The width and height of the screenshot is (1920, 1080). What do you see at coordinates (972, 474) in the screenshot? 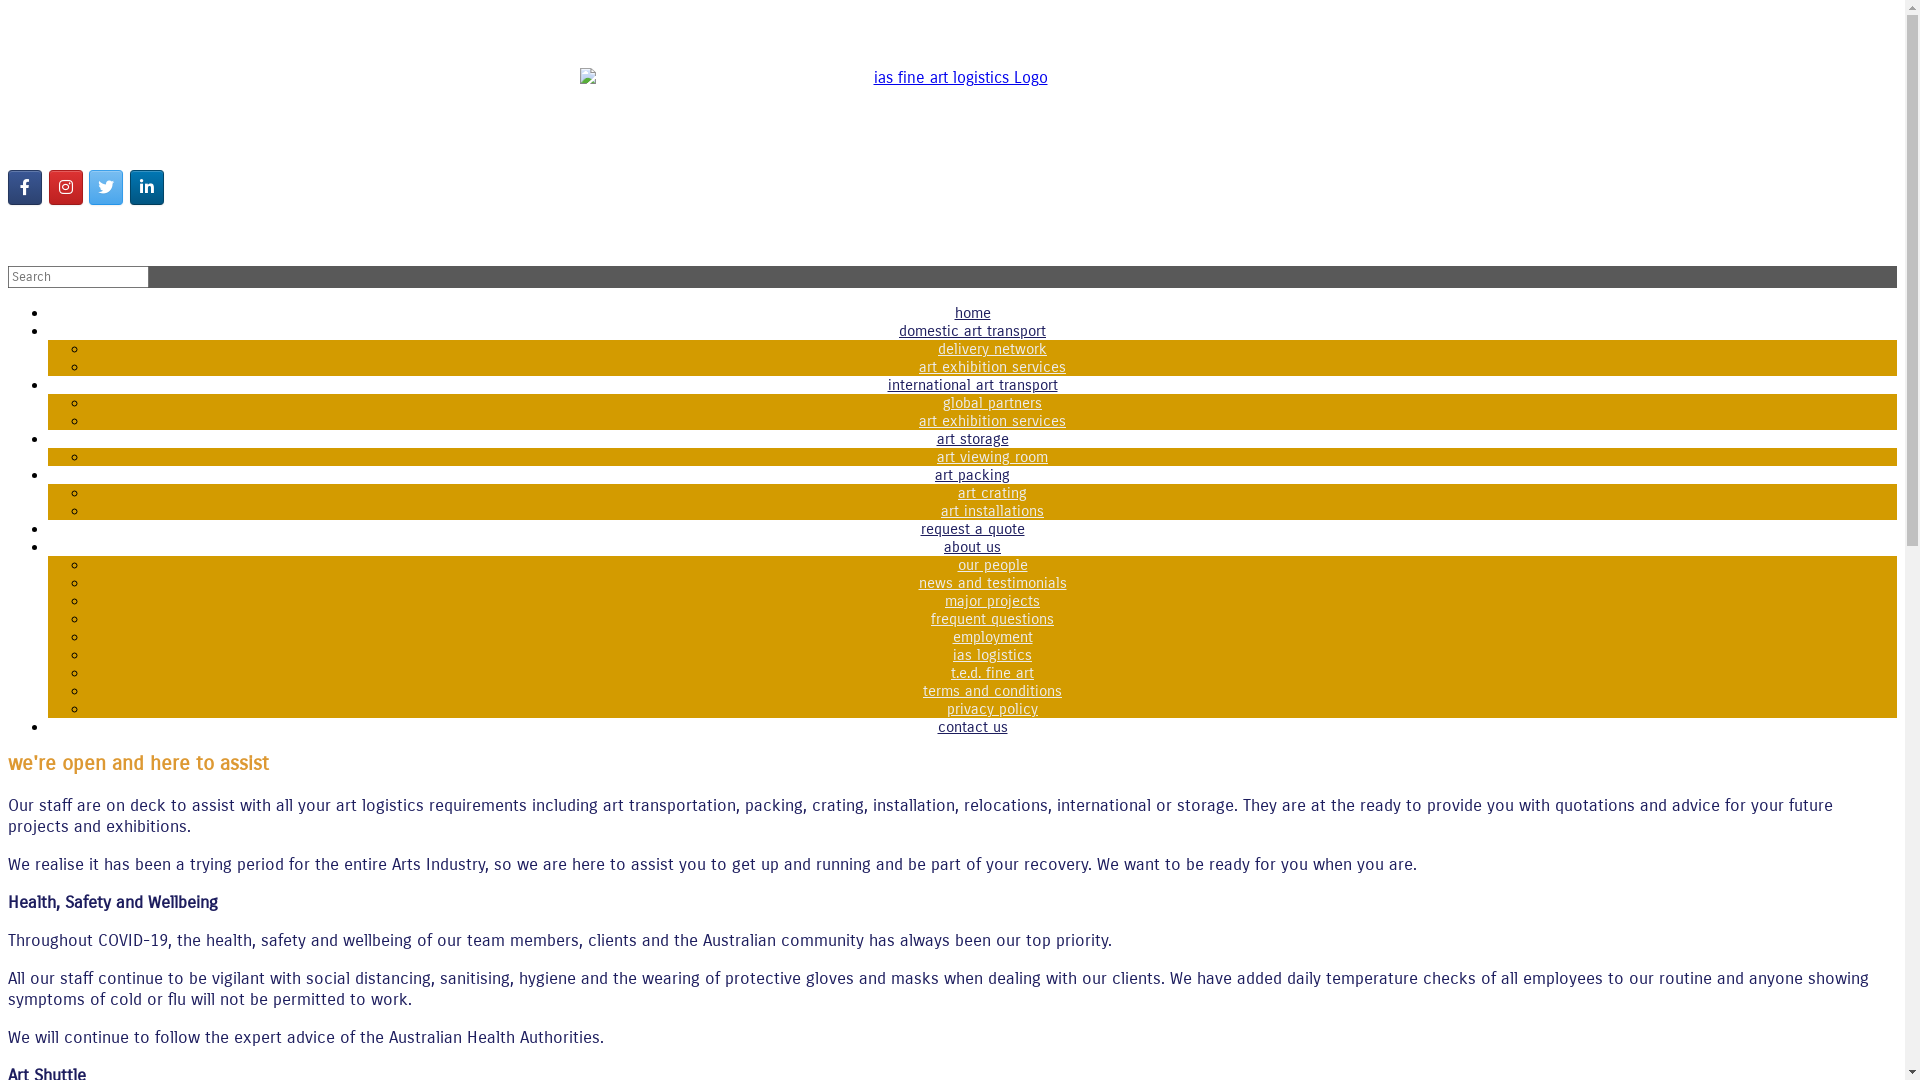
I see `'art packing'` at bounding box center [972, 474].